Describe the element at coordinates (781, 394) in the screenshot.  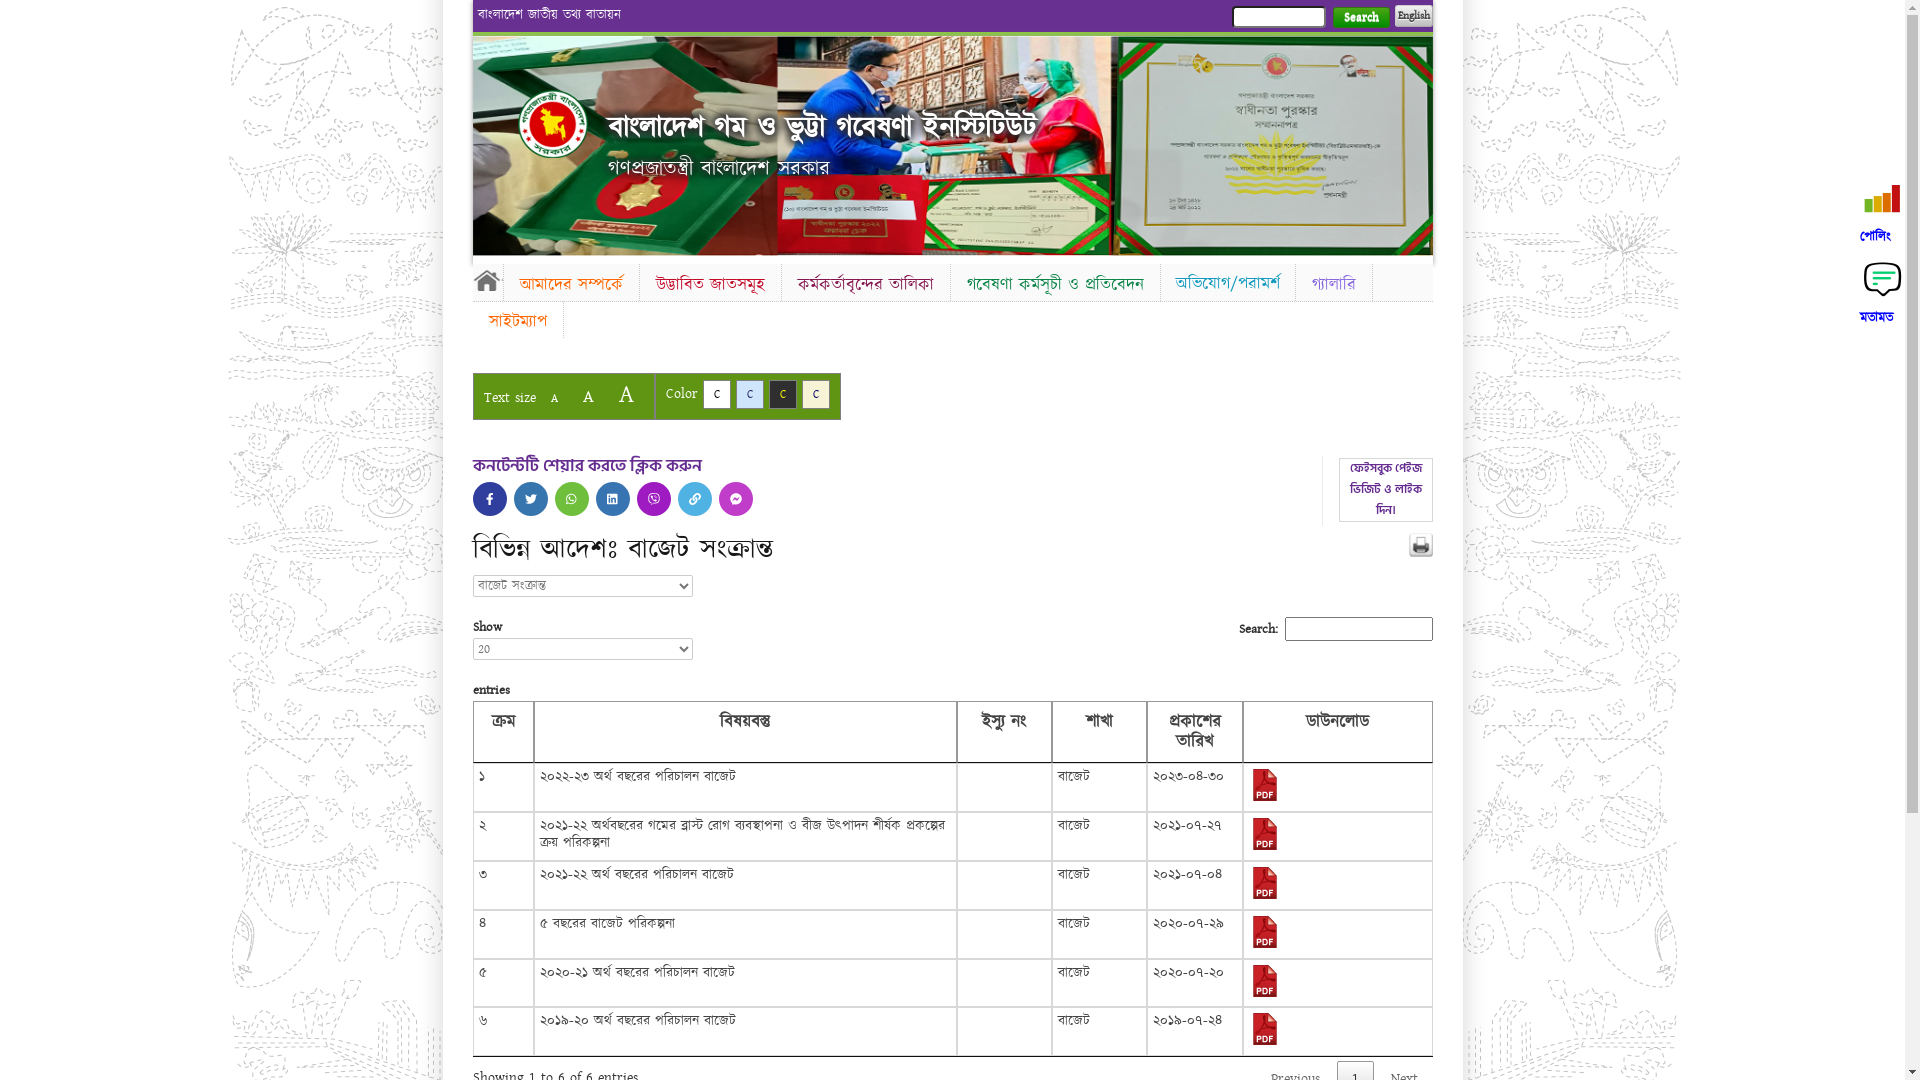
I see `'C'` at that location.